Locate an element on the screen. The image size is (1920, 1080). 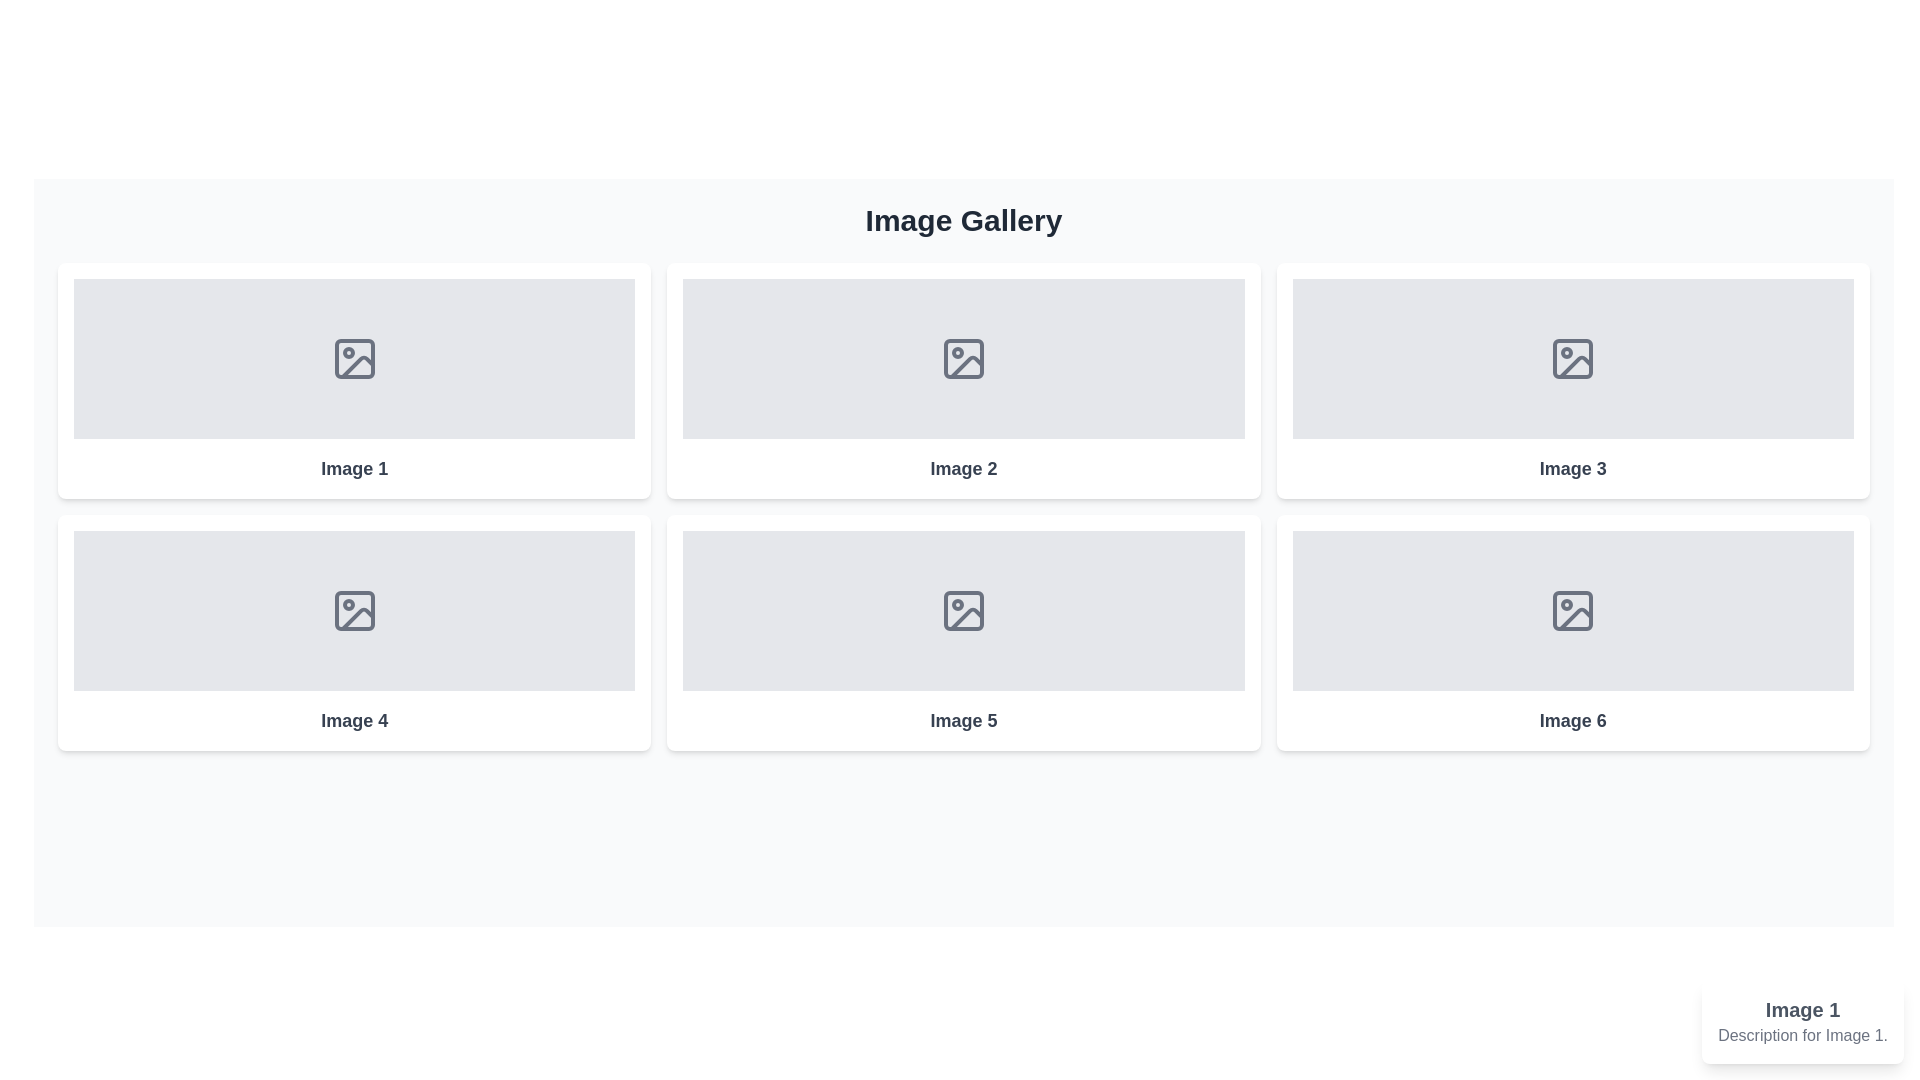
the gray icon representing a generic image located in the second box of the first row in the 'Image Gallery' section is located at coordinates (964, 357).